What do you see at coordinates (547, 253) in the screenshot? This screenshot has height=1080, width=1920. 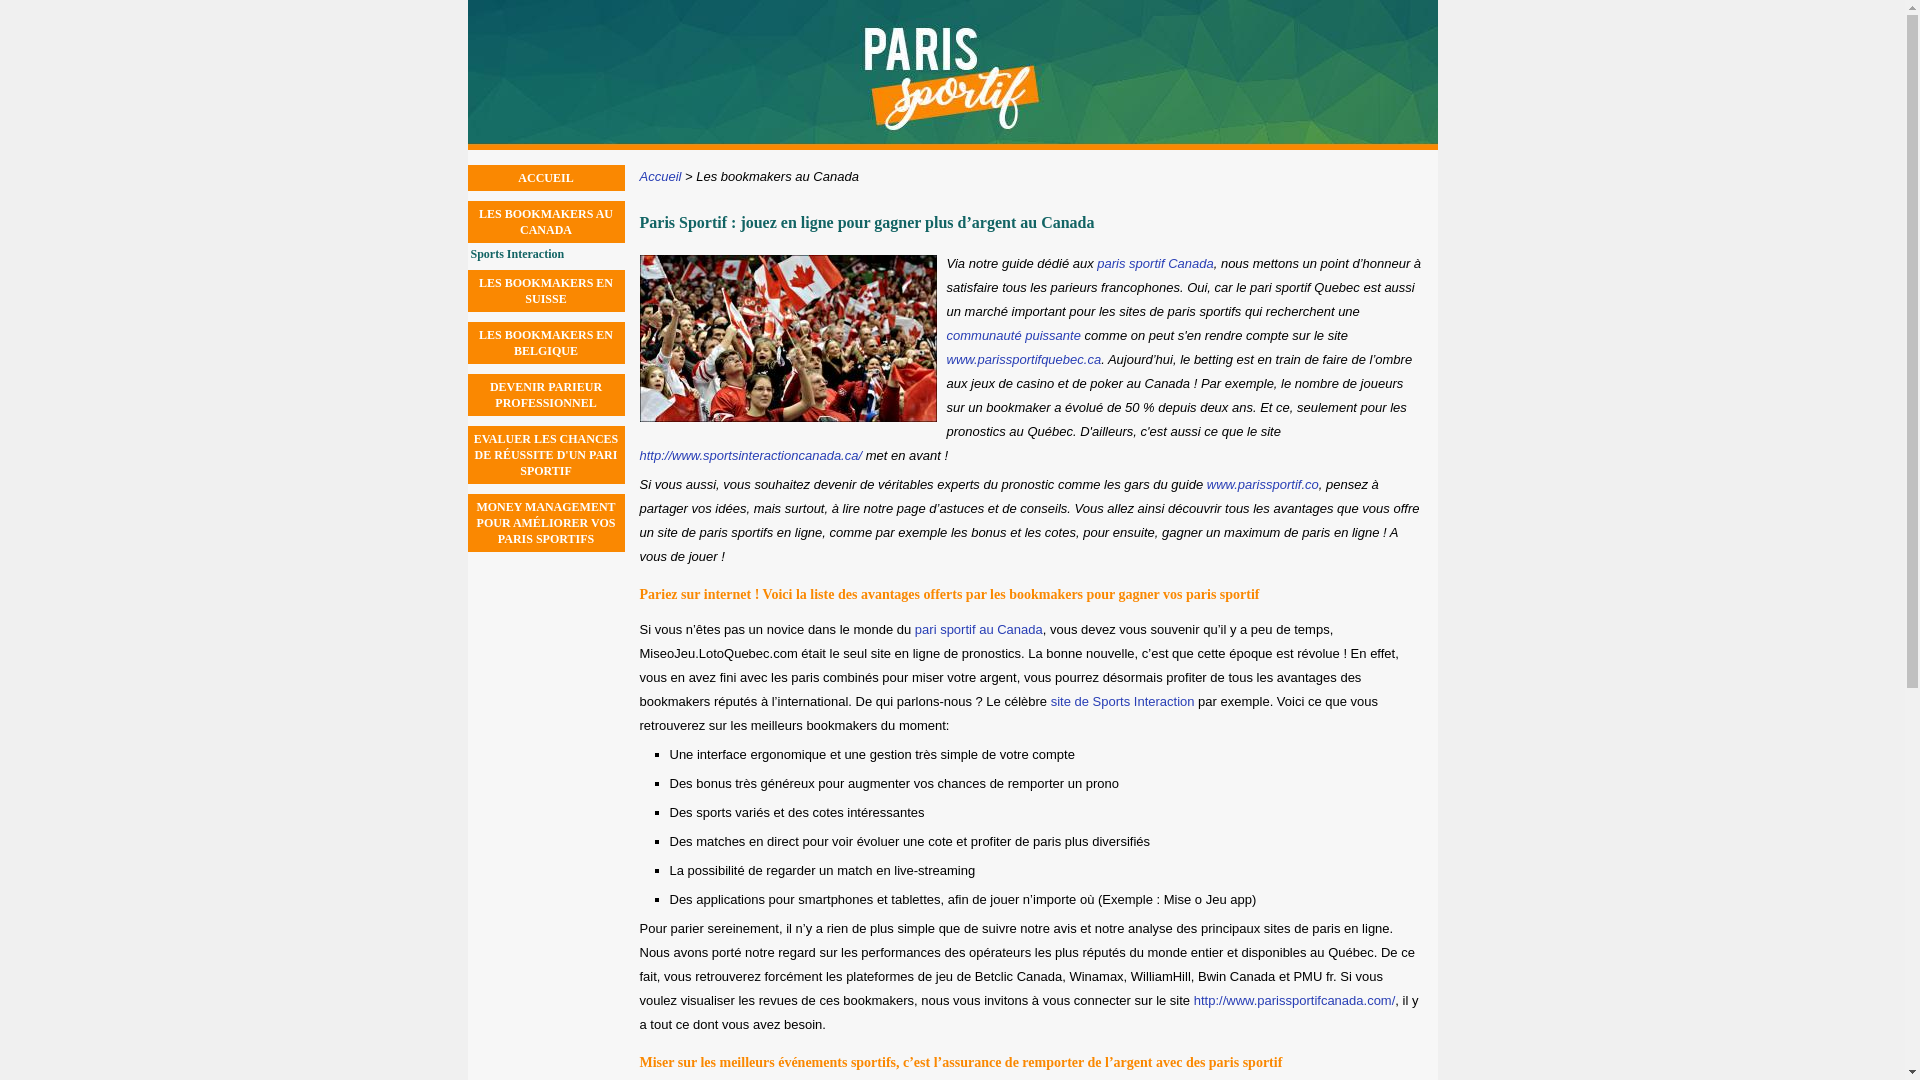 I see `'Sports Interaction'` at bounding box center [547, 253].